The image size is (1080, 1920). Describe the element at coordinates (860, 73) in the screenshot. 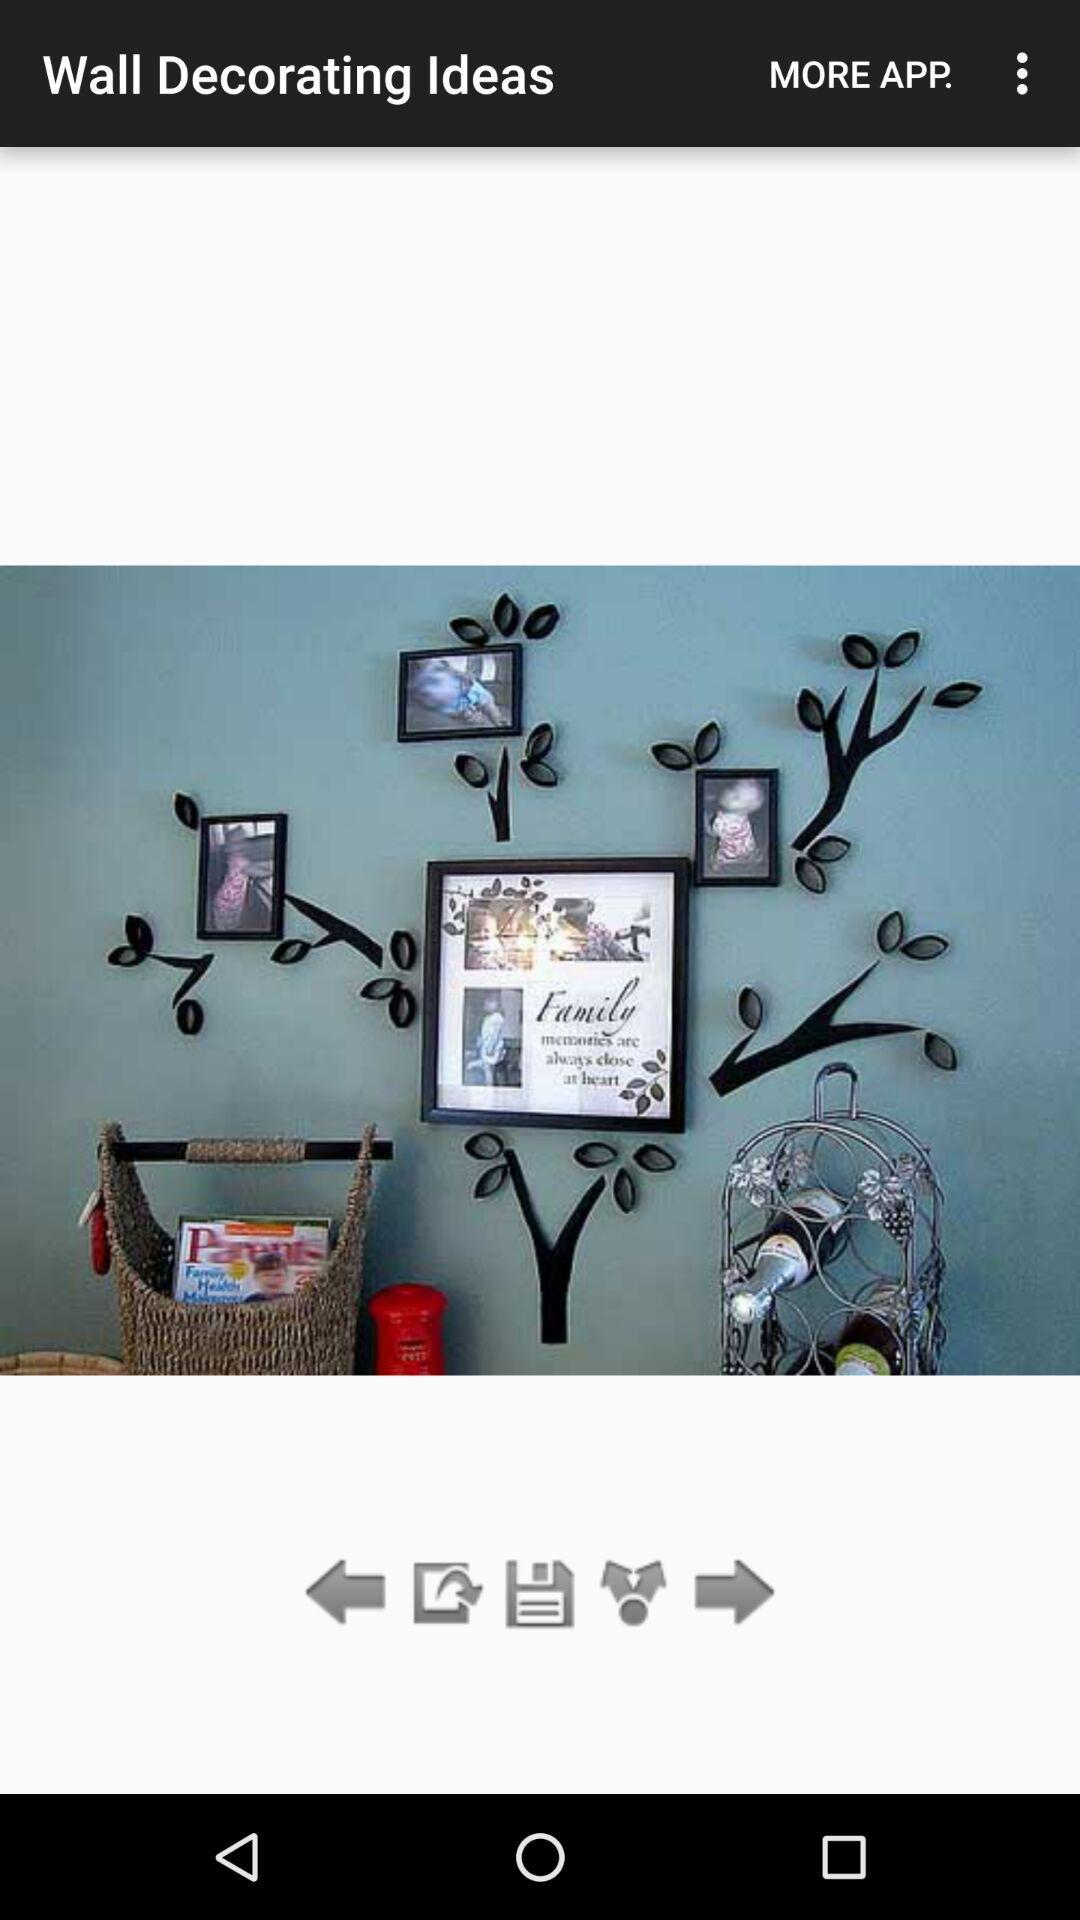

I see `the item to the right of wall decorating ideas item` at that location.